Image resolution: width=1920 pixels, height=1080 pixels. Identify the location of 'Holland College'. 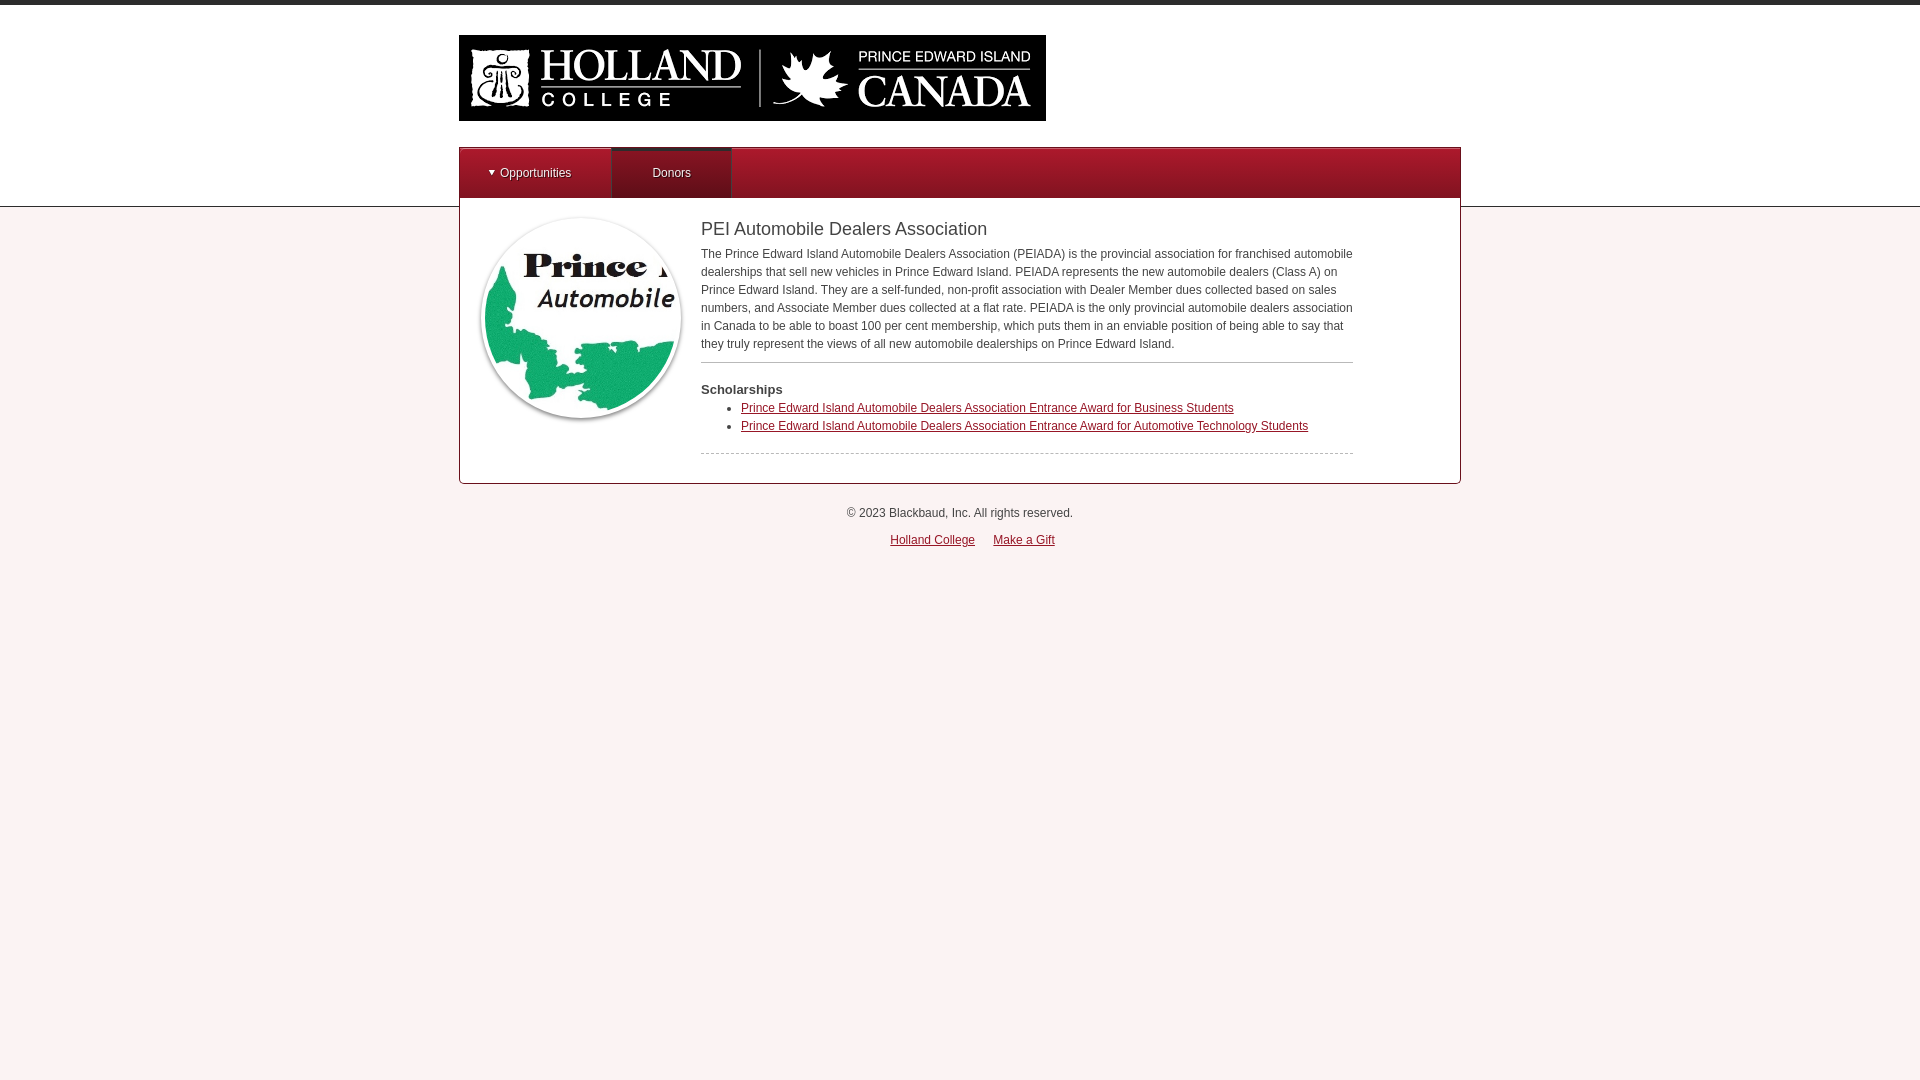
(931, 540).